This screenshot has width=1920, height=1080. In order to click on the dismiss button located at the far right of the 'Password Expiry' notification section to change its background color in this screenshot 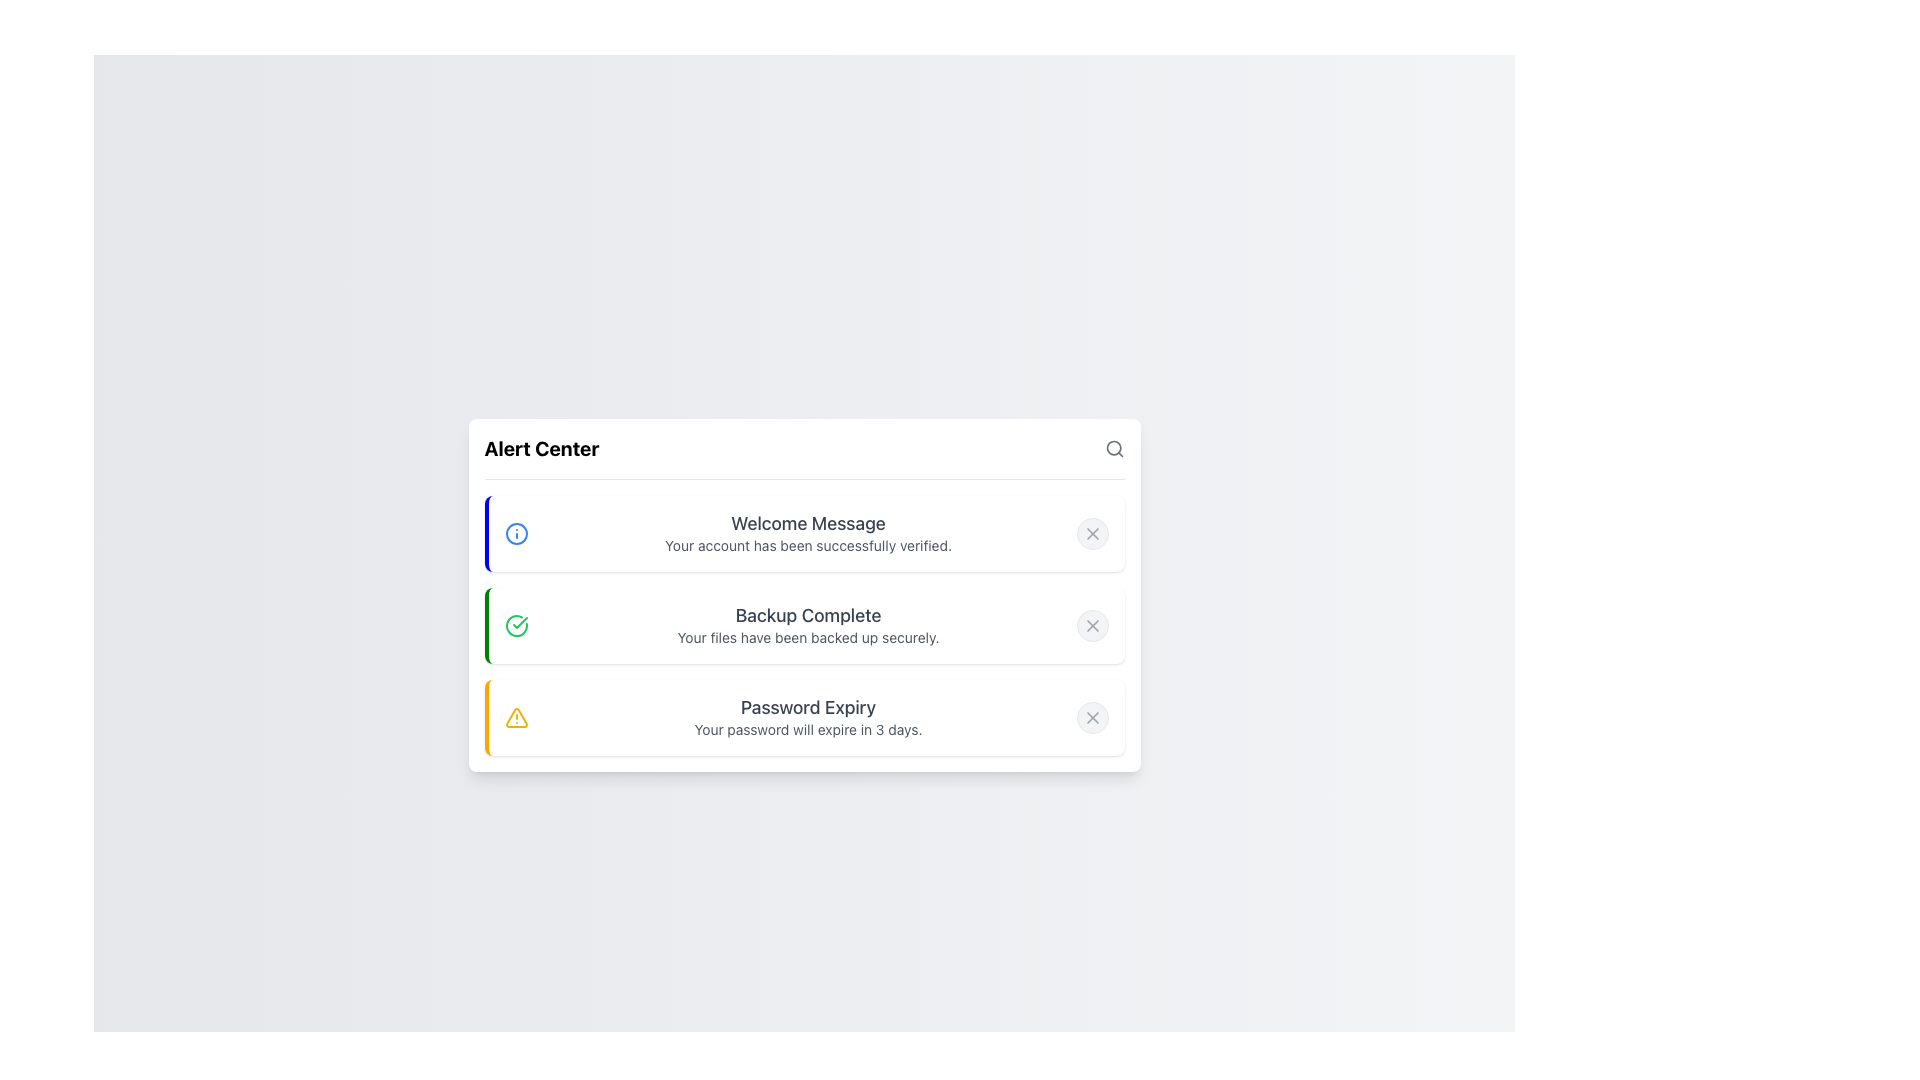, I will do `click(1091, 716)`.